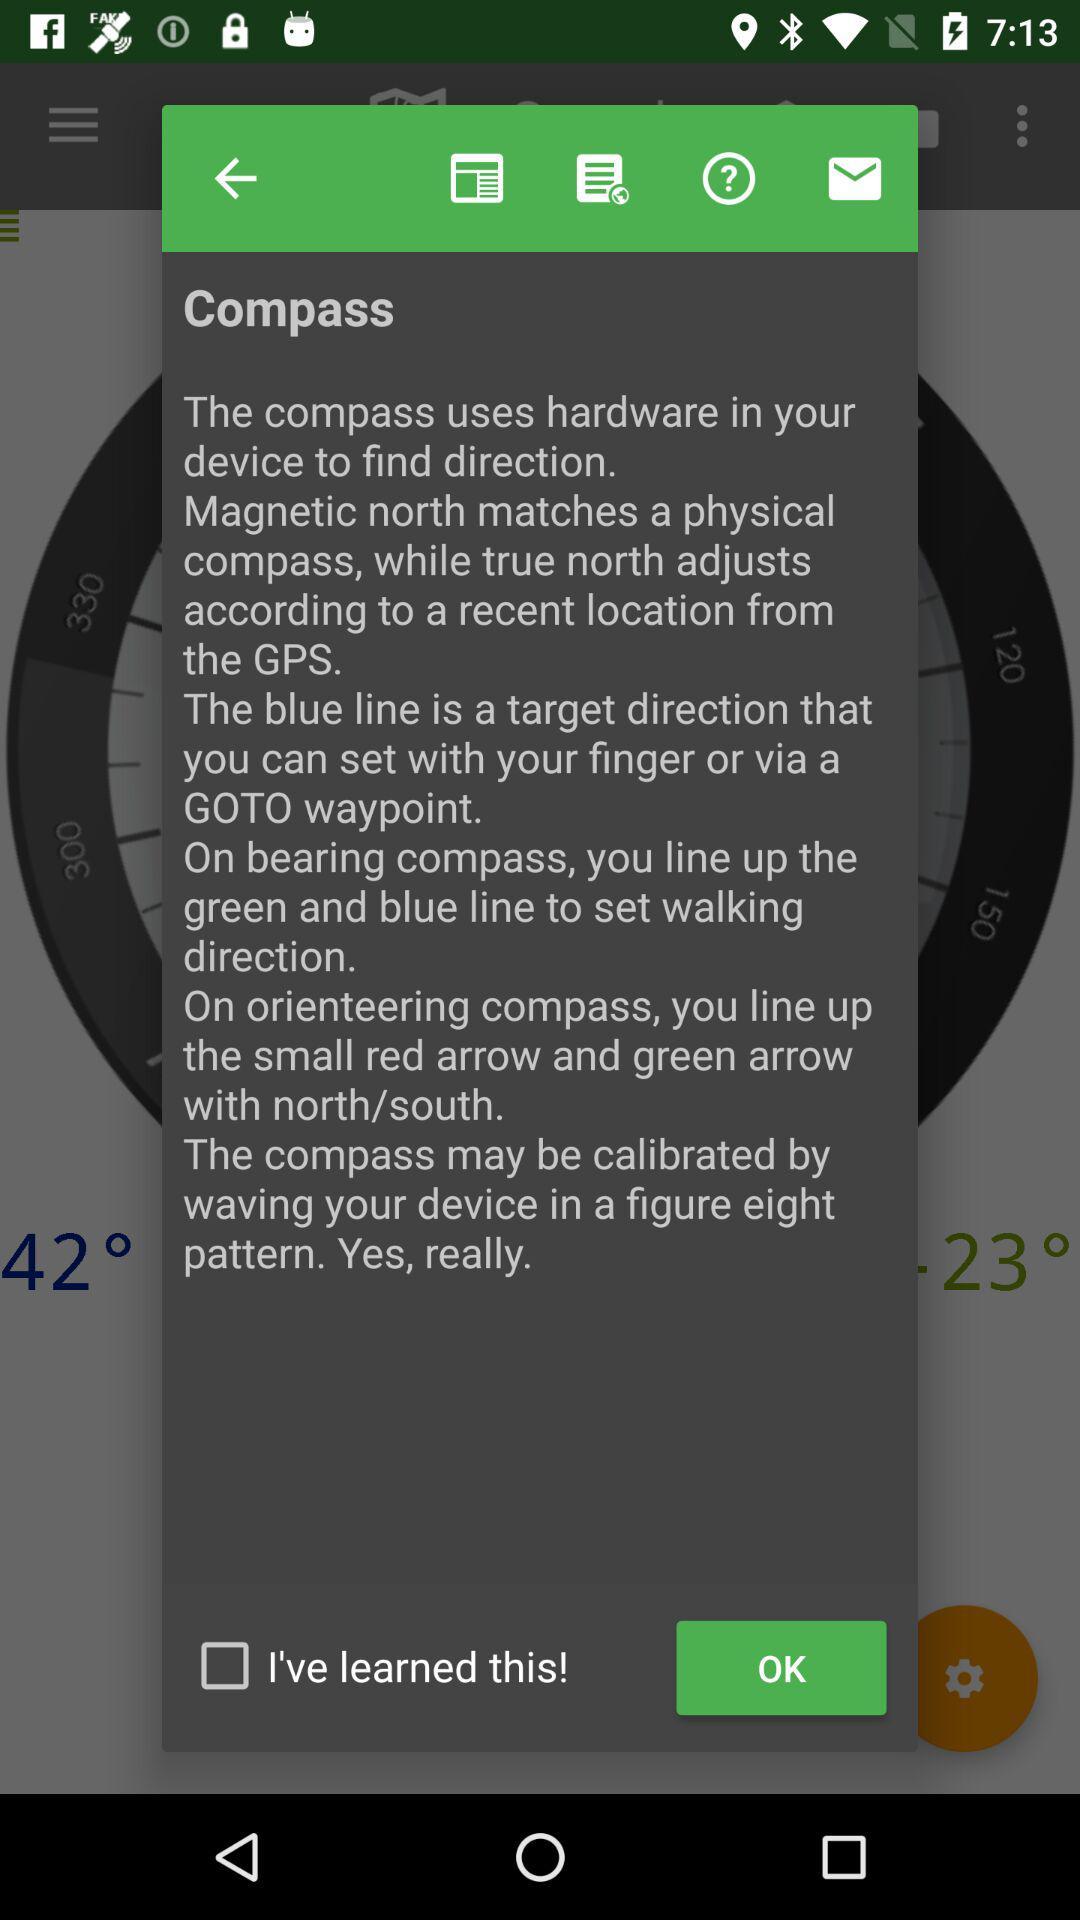 Image resolution: width=1080 pixels, height=1920 pixels. Describe the element at coordinates (540, 927) in the screenshot. I see `the compass the compass at the center` at that location.